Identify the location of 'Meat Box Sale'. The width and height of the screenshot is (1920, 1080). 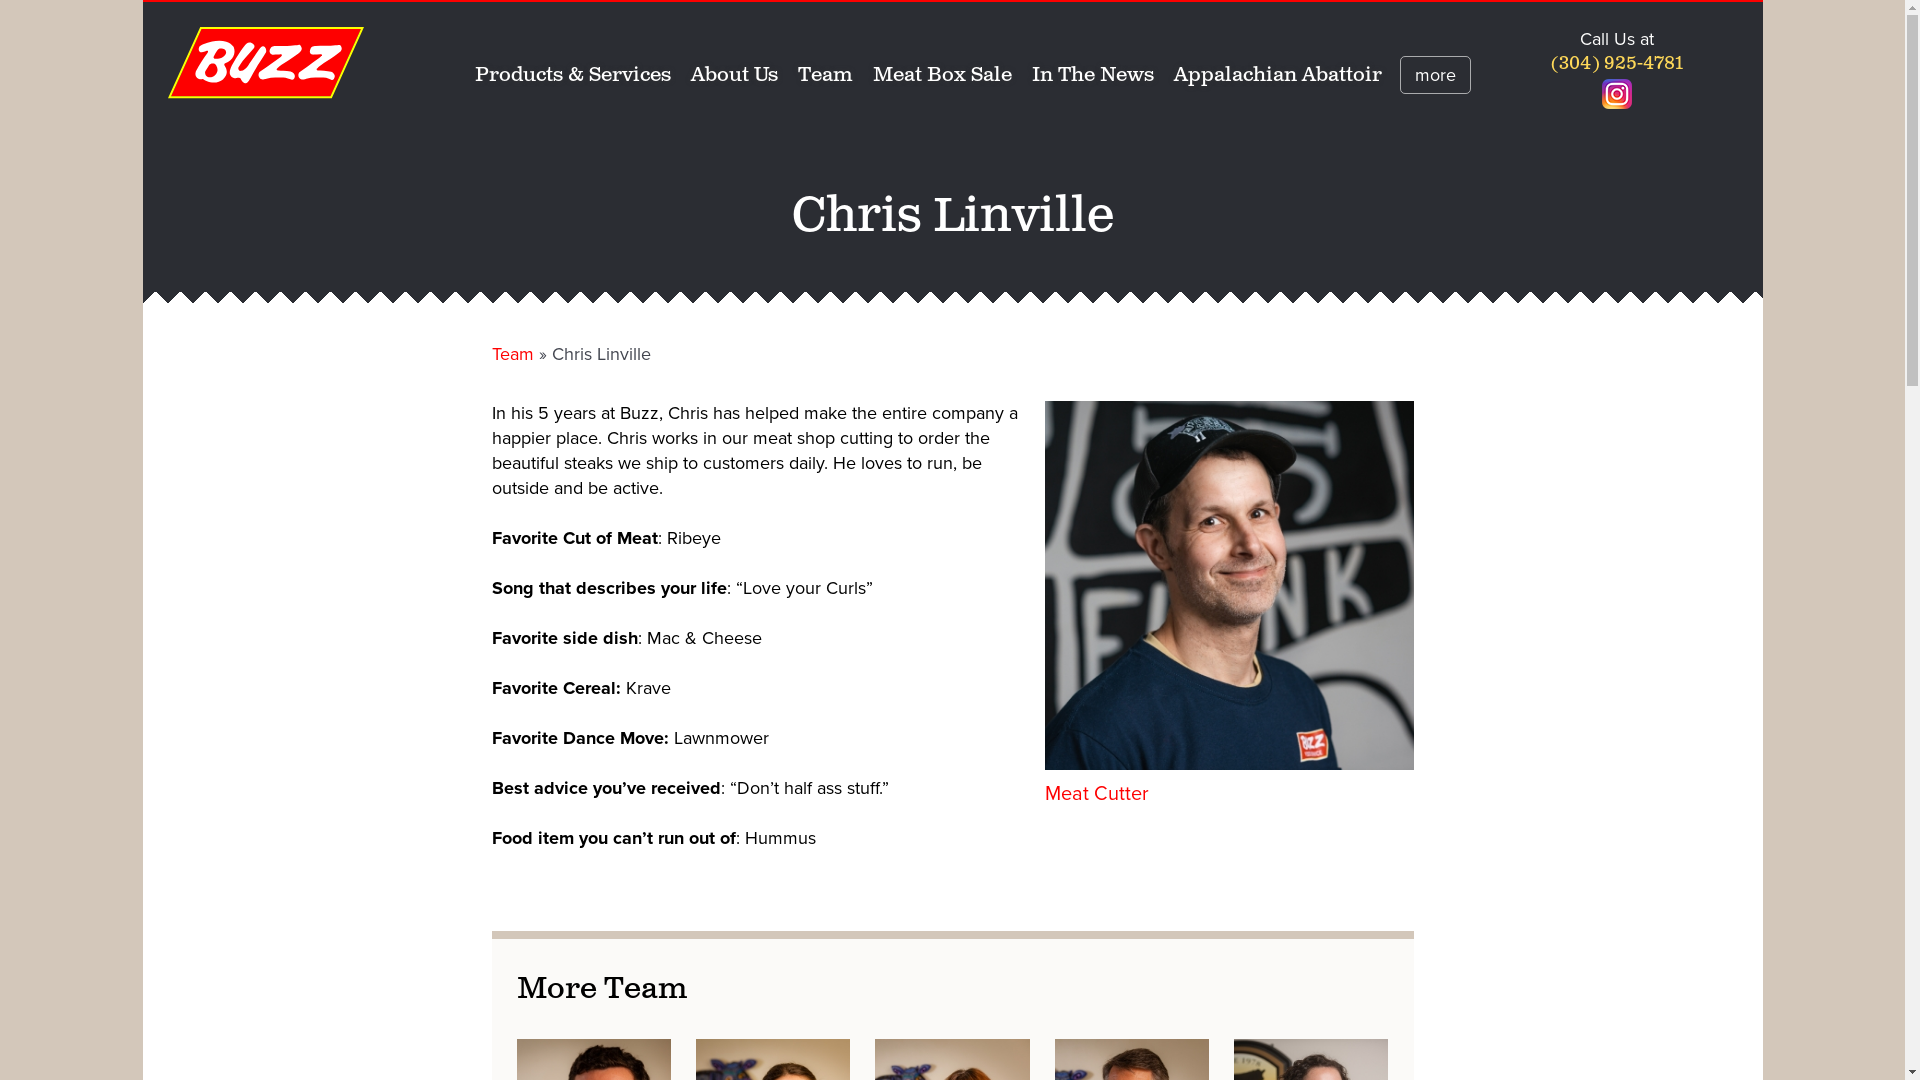
(941, 75).